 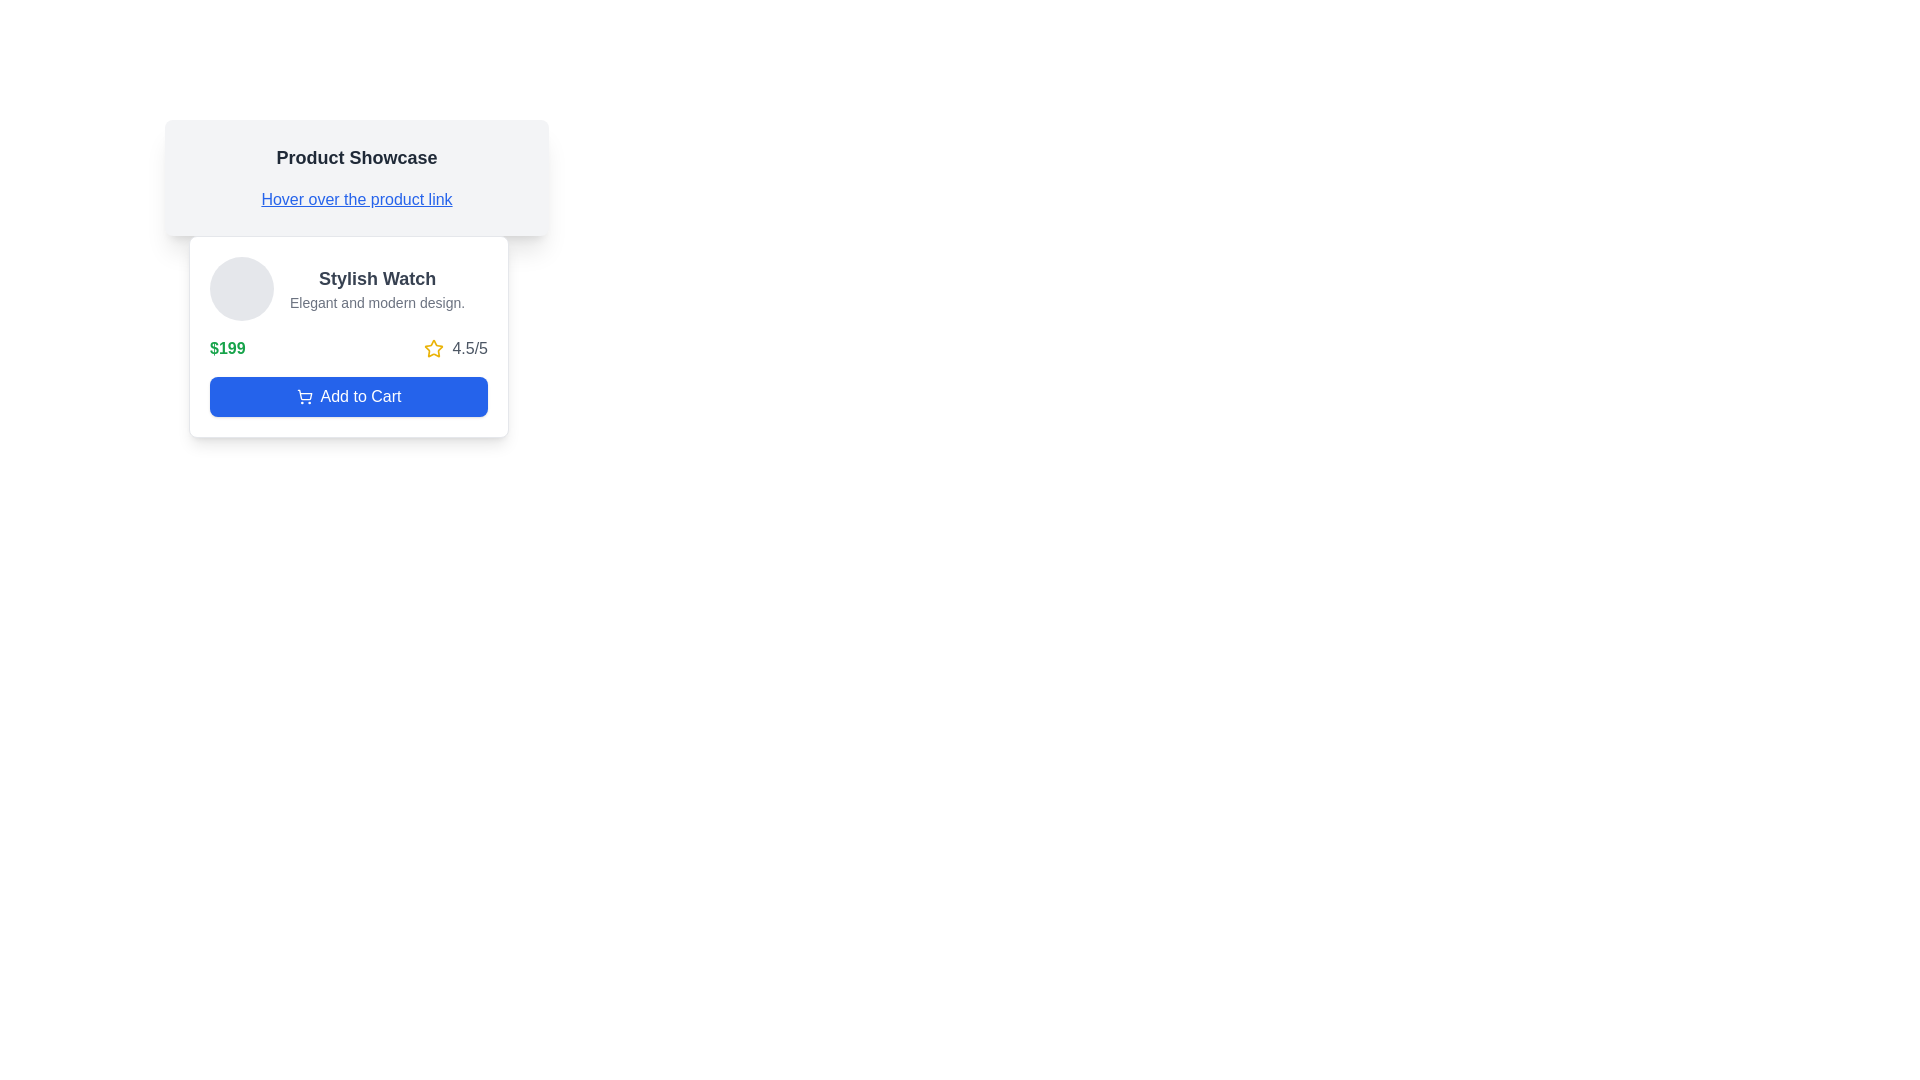 I want to click on the main body of the shopping cart icon, which is represented within a group of SVG elements, to indicate interaction, so click(x=303, y=395).